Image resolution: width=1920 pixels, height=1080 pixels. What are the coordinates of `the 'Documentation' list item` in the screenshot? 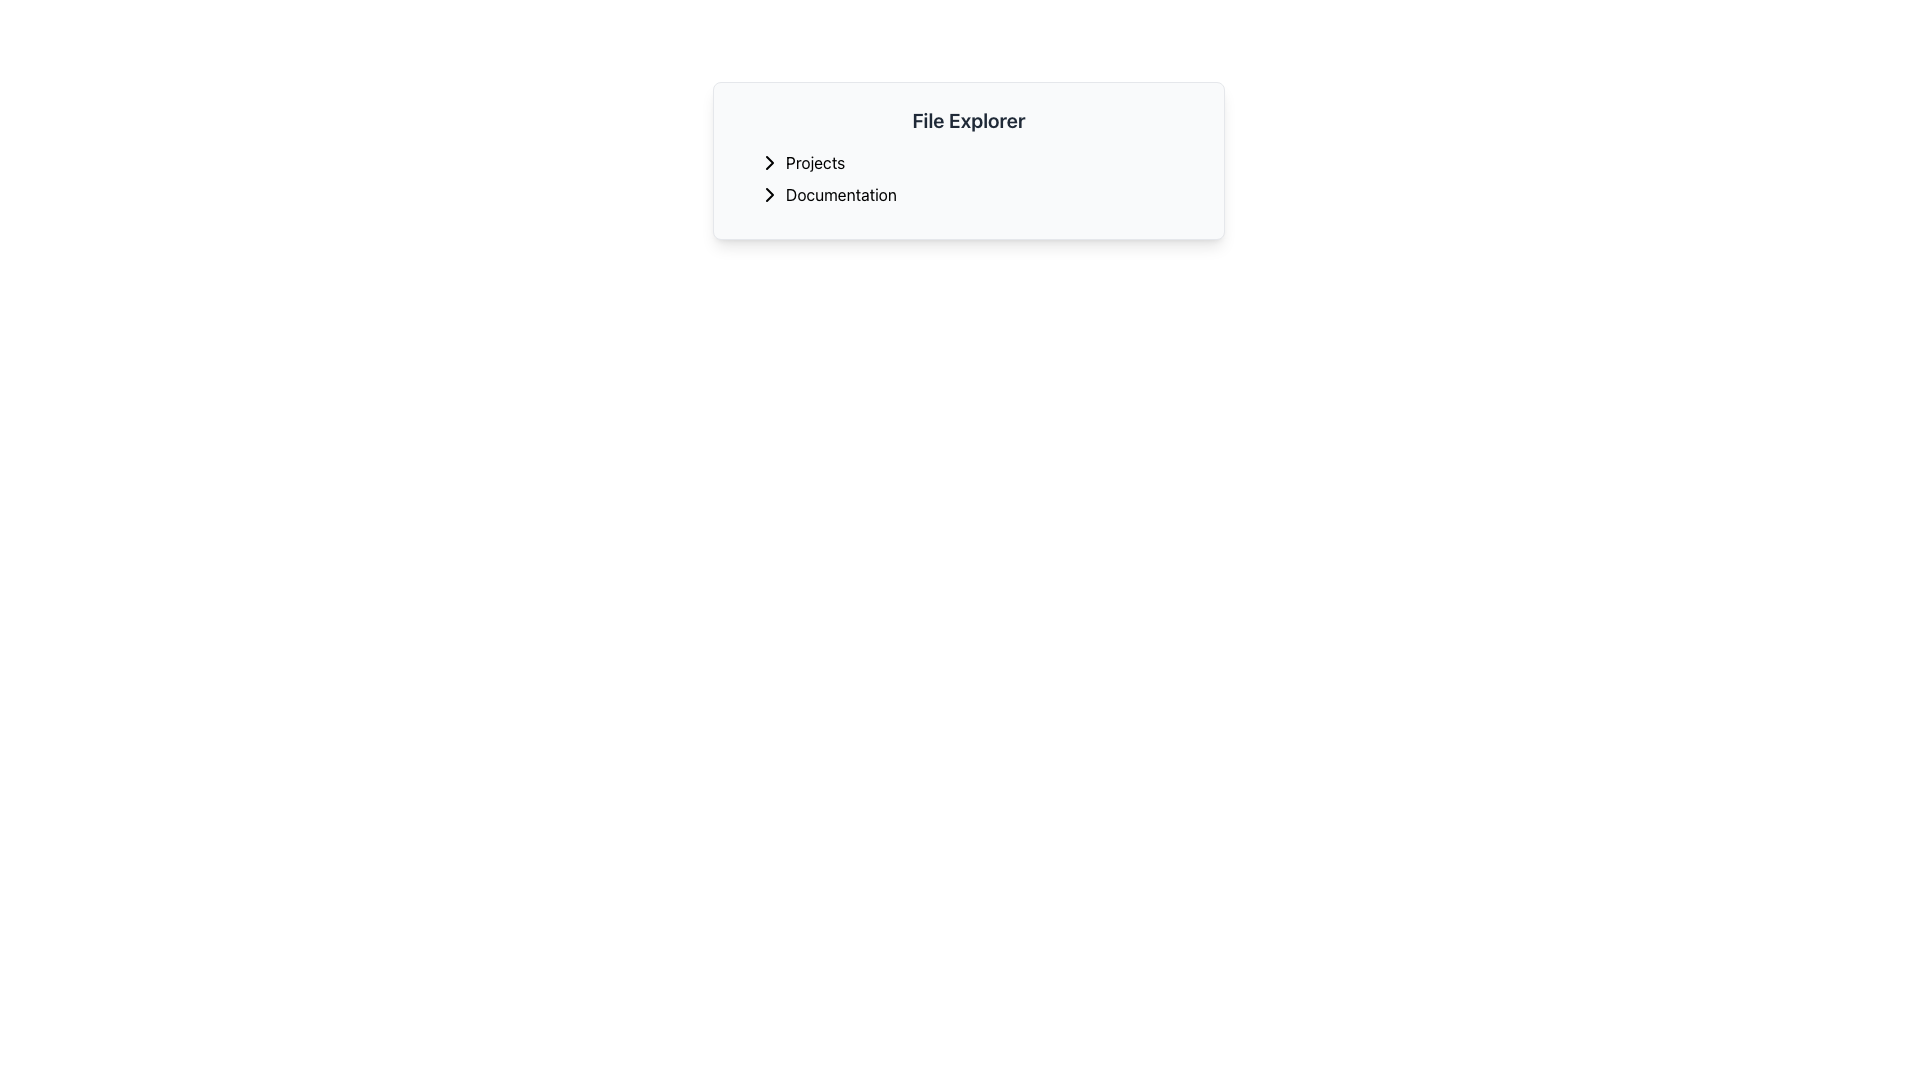 It's located at (979, 195).